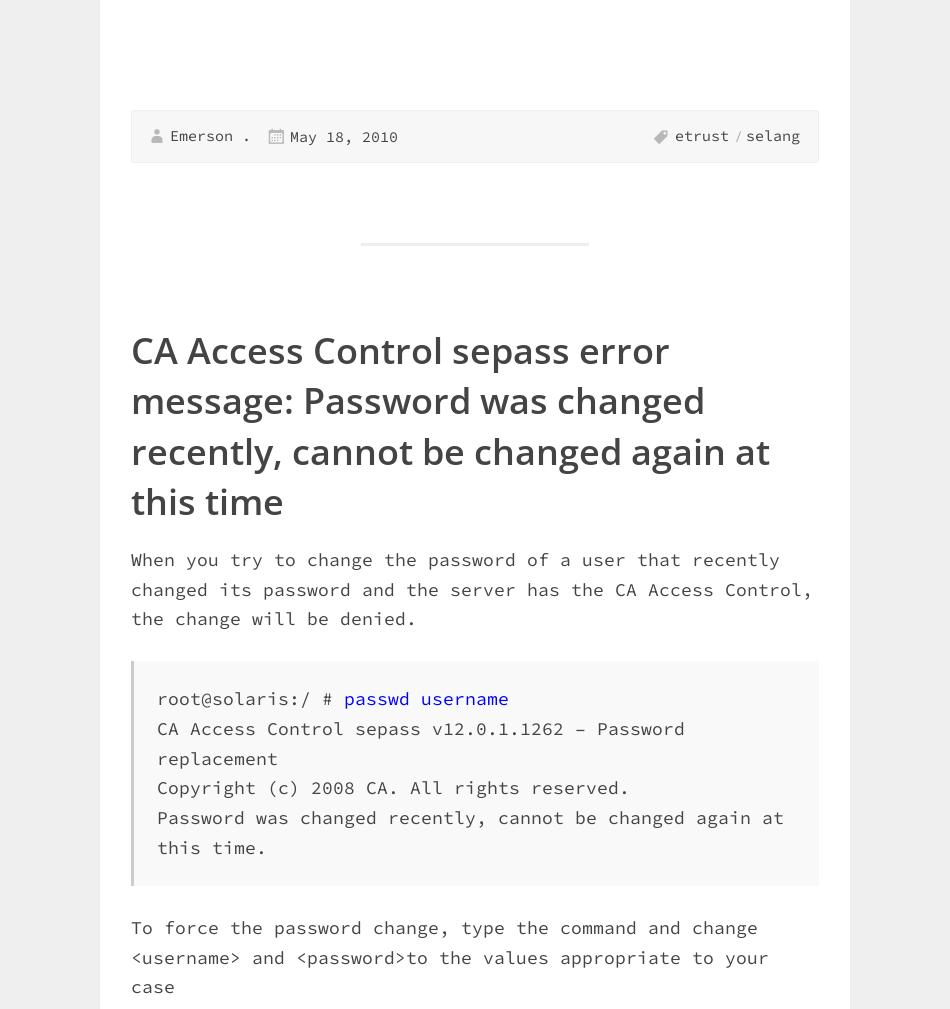 This screenshot has width=950, height=1009. Describe the element at coordinates (449, 956) in the screenshot. I see `'To force the password change, type the command and change <username> and <password>to the values appropriate to your case'` at that location.